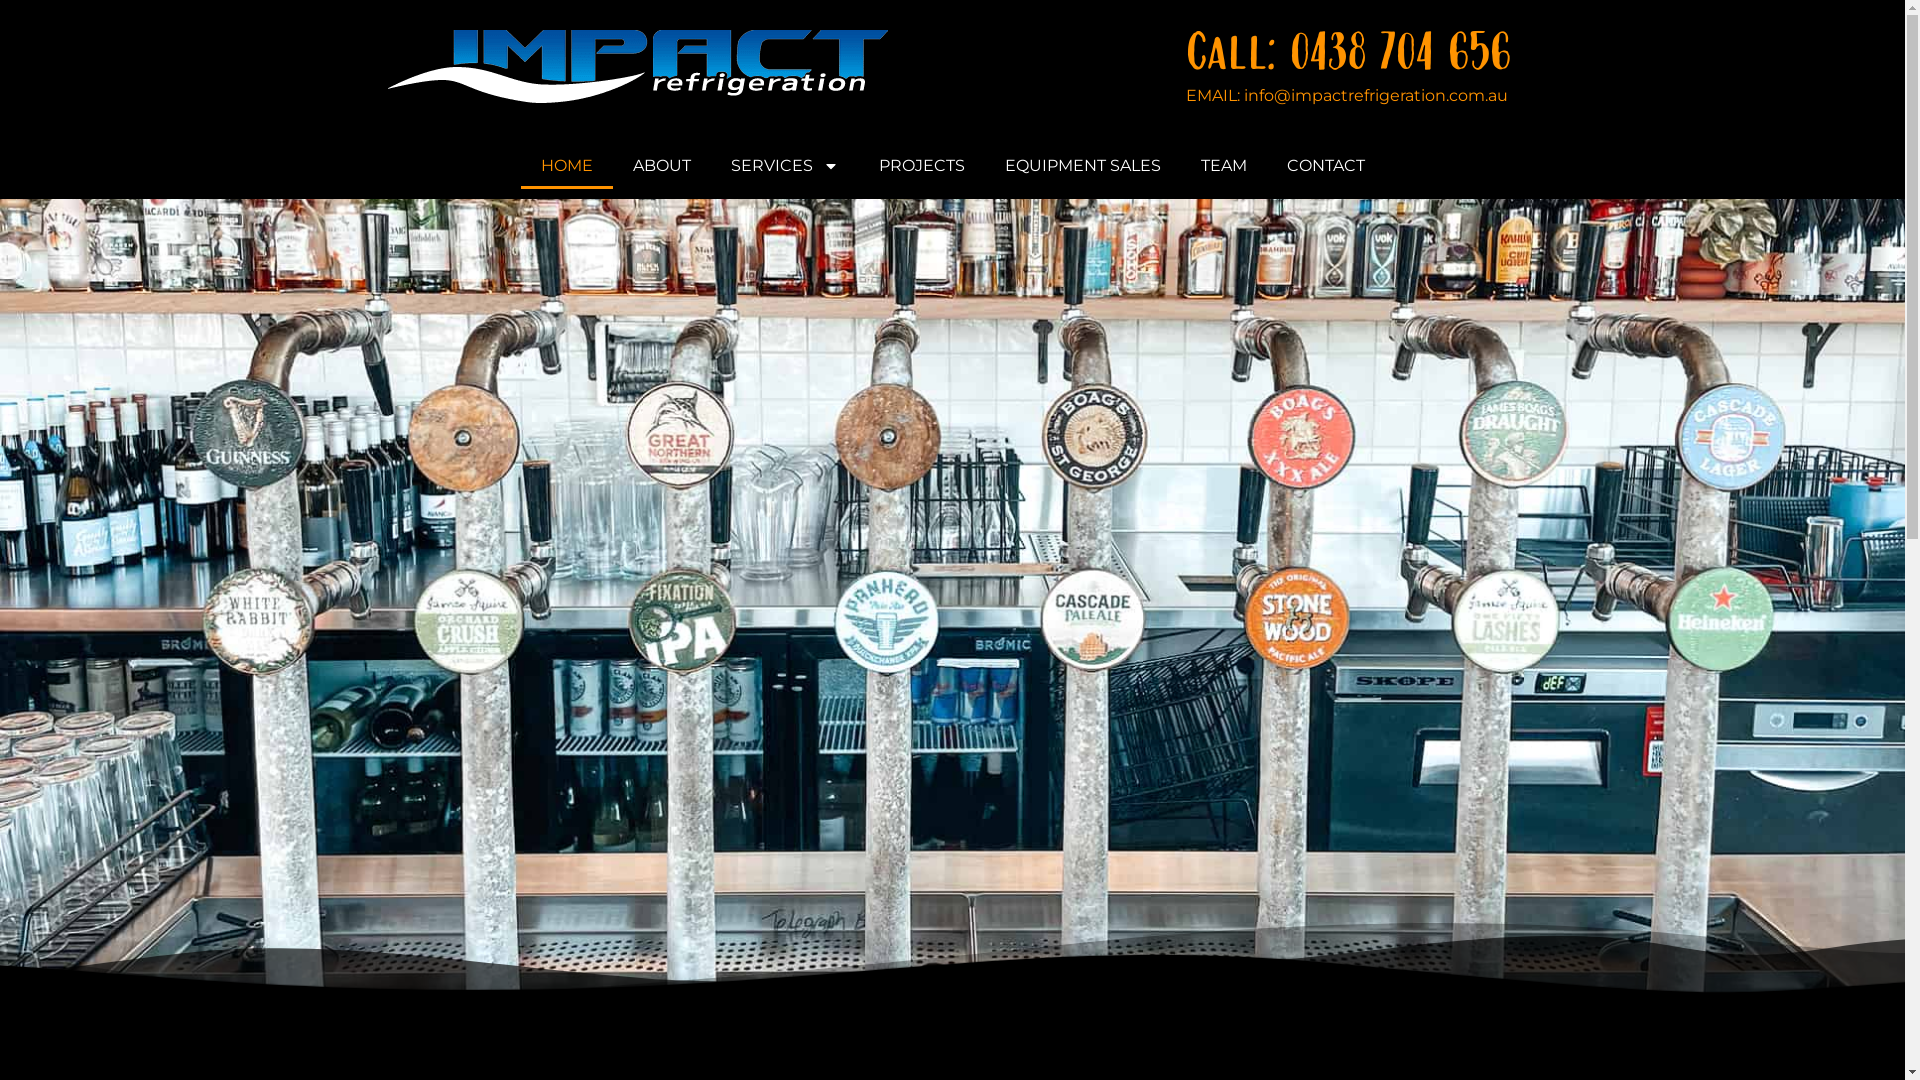 Image resolution: width=1920 pixels, height=1080 pixels. Describe the element at coordinates (565, 164) in the screenshot. I see `'HOME'` at that location.